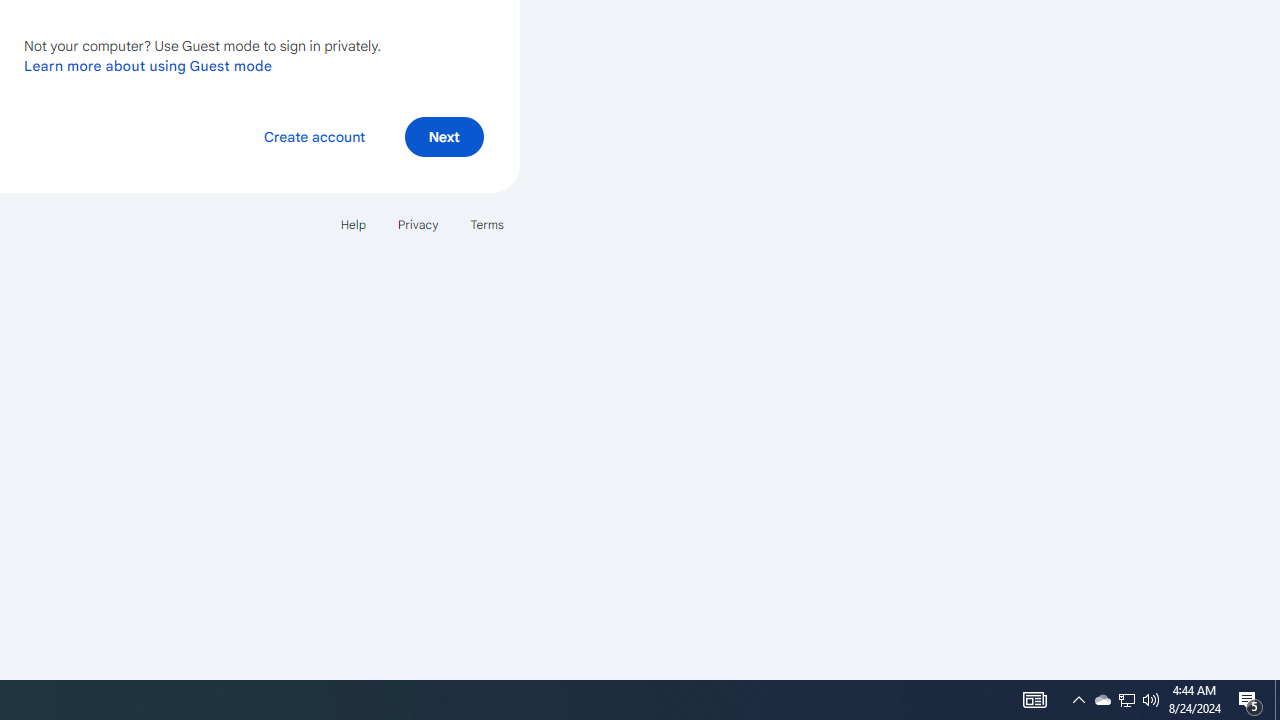  What do you see at coordinates (443, 135) in the screenshot?
I see `'Next'` at bounding box center [443, 135].